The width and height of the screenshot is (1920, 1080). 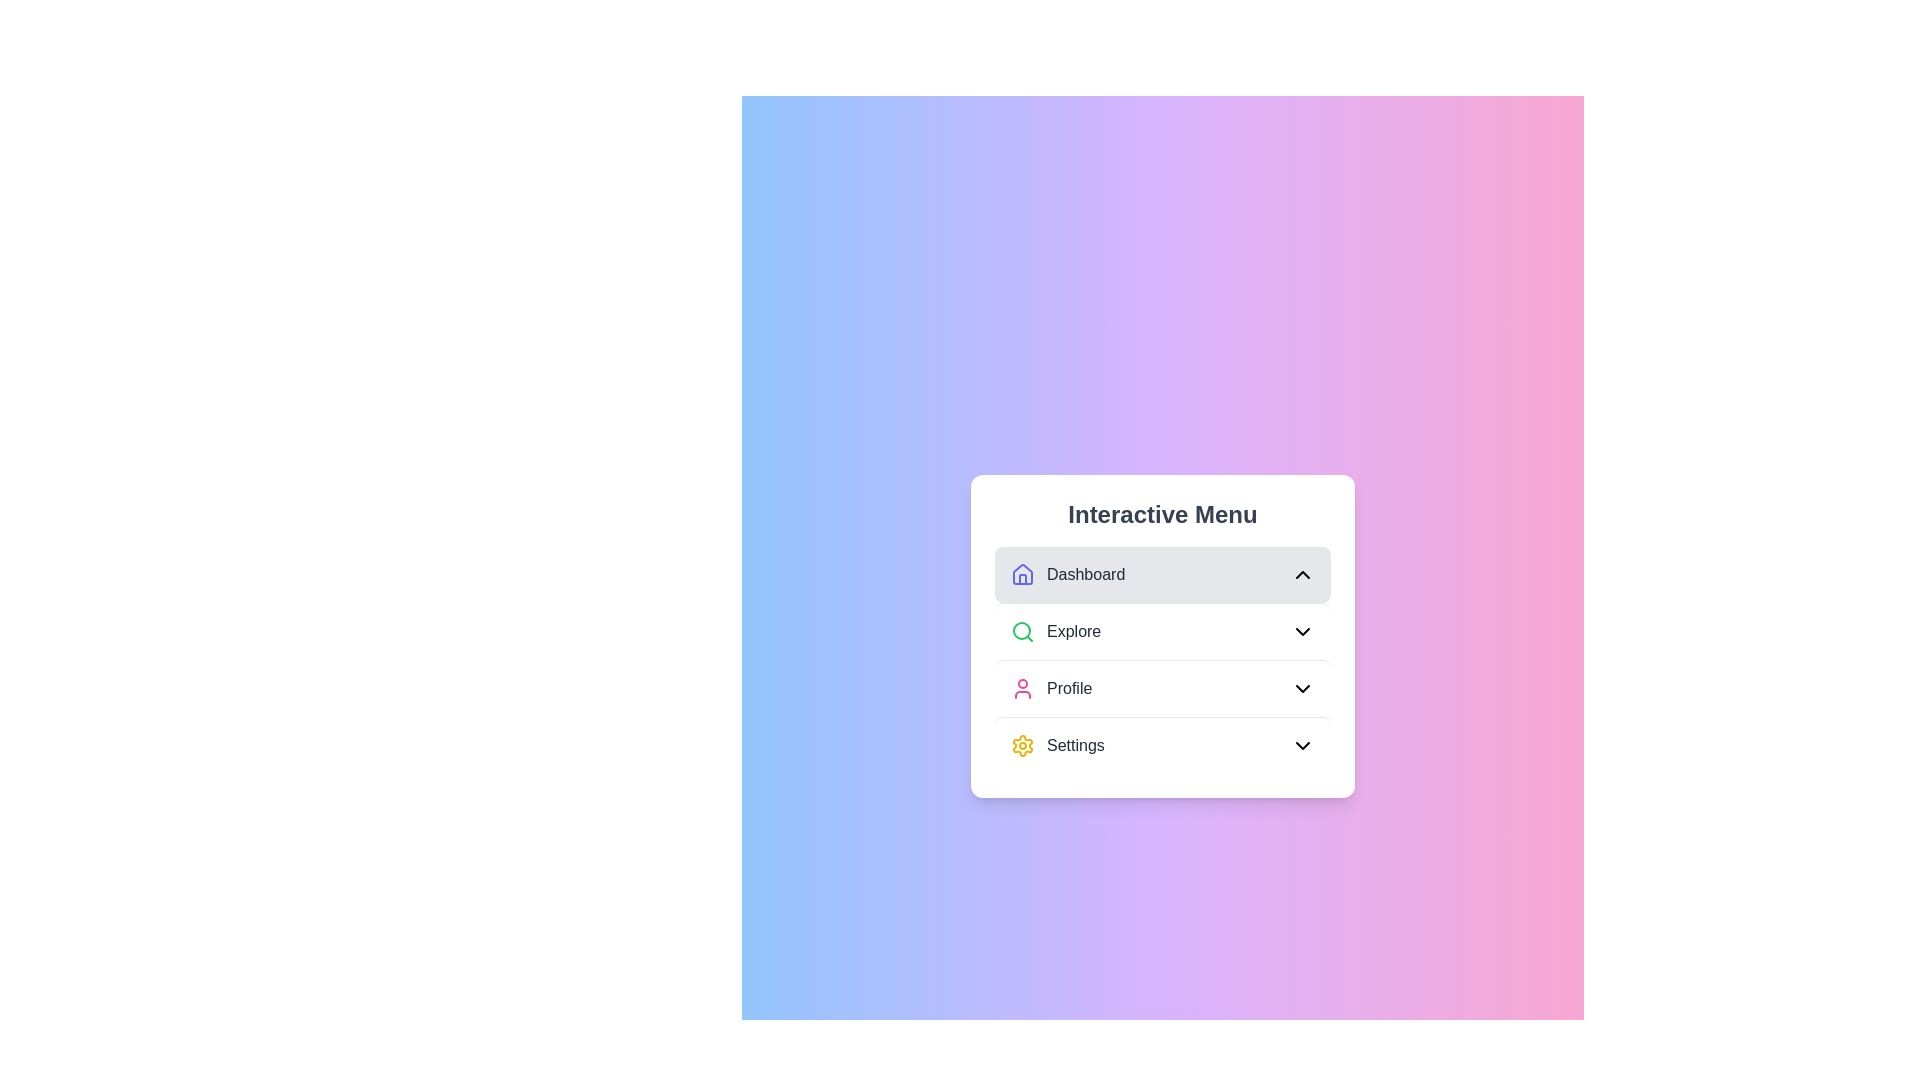 What do you see at coordinates (1022, 574) in the screenshot?
I see `the icon of the menu item Dashboard for inspection` at bounding box center [1022, 574].